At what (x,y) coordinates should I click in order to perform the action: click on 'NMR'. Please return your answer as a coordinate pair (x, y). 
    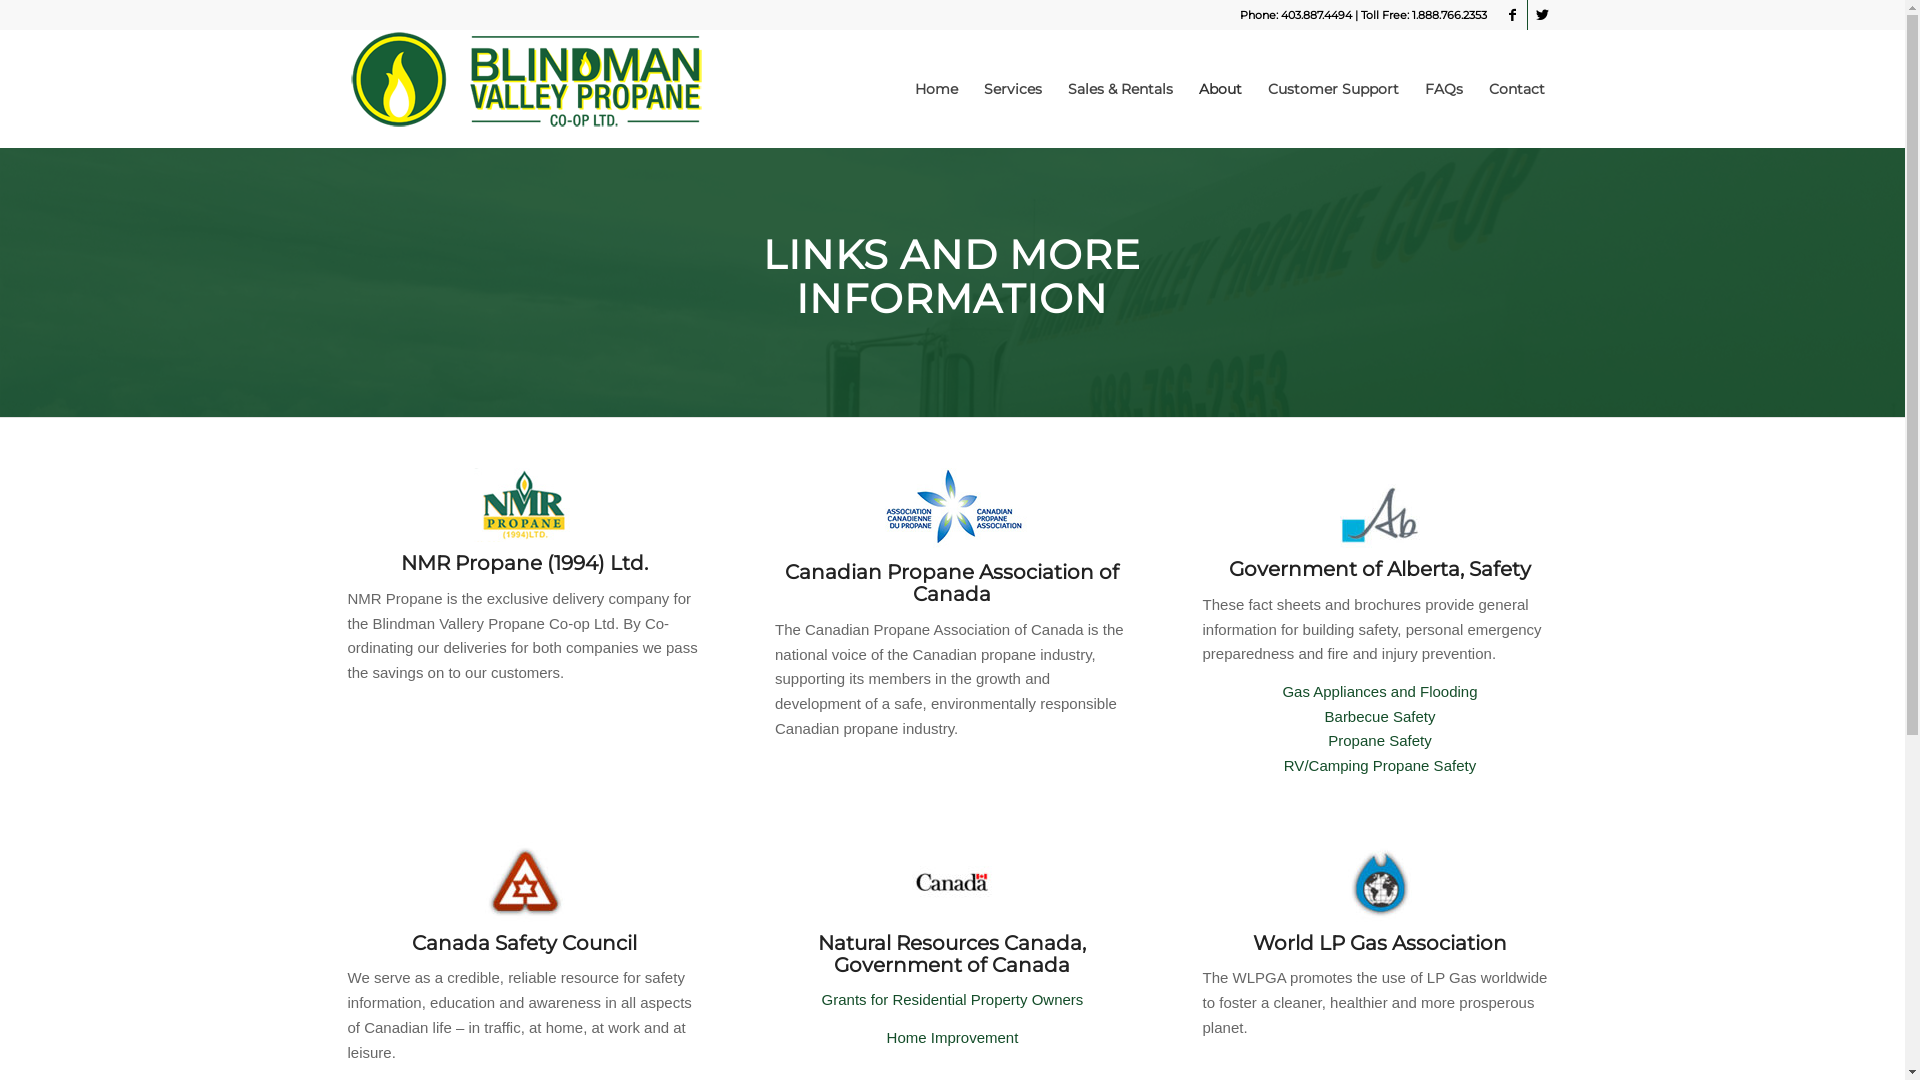
    Looking at the image, I should click on (524, 504).